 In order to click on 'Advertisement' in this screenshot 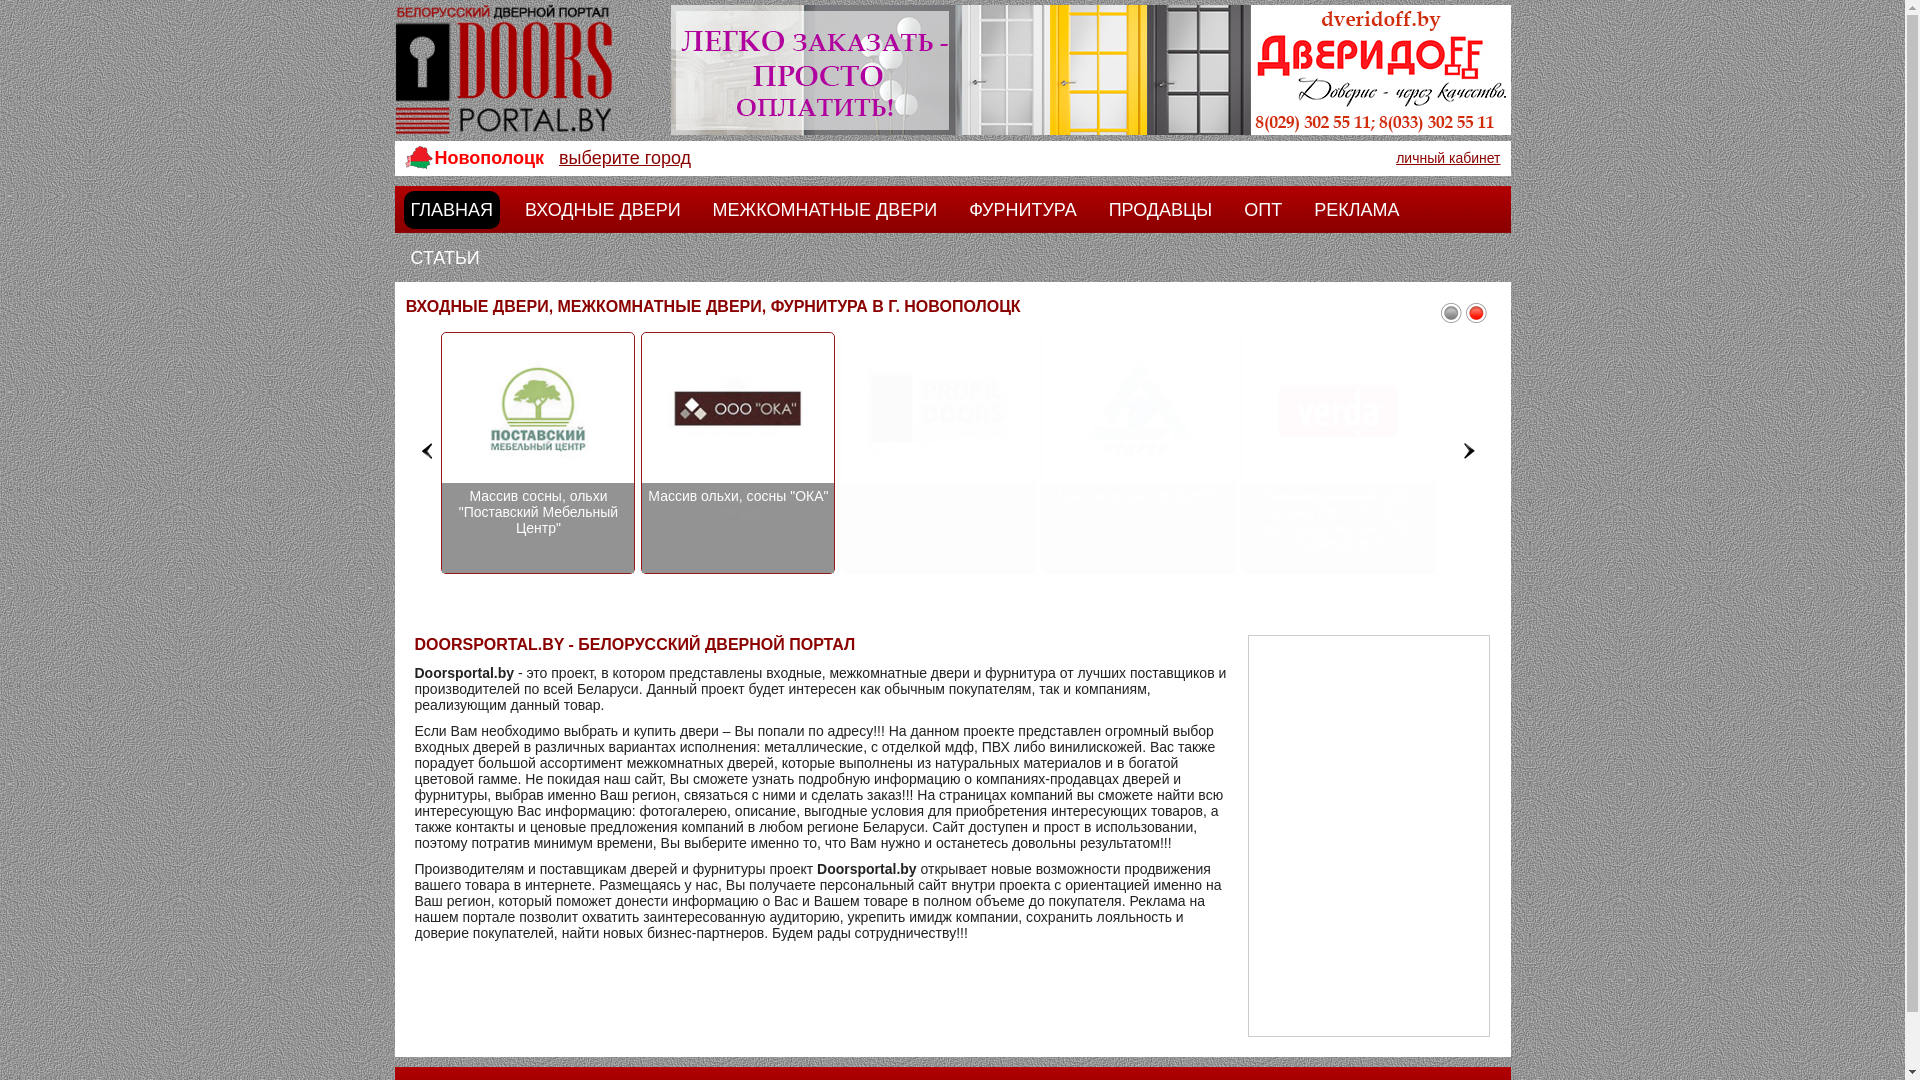, I will do `click(1367, 836)`.